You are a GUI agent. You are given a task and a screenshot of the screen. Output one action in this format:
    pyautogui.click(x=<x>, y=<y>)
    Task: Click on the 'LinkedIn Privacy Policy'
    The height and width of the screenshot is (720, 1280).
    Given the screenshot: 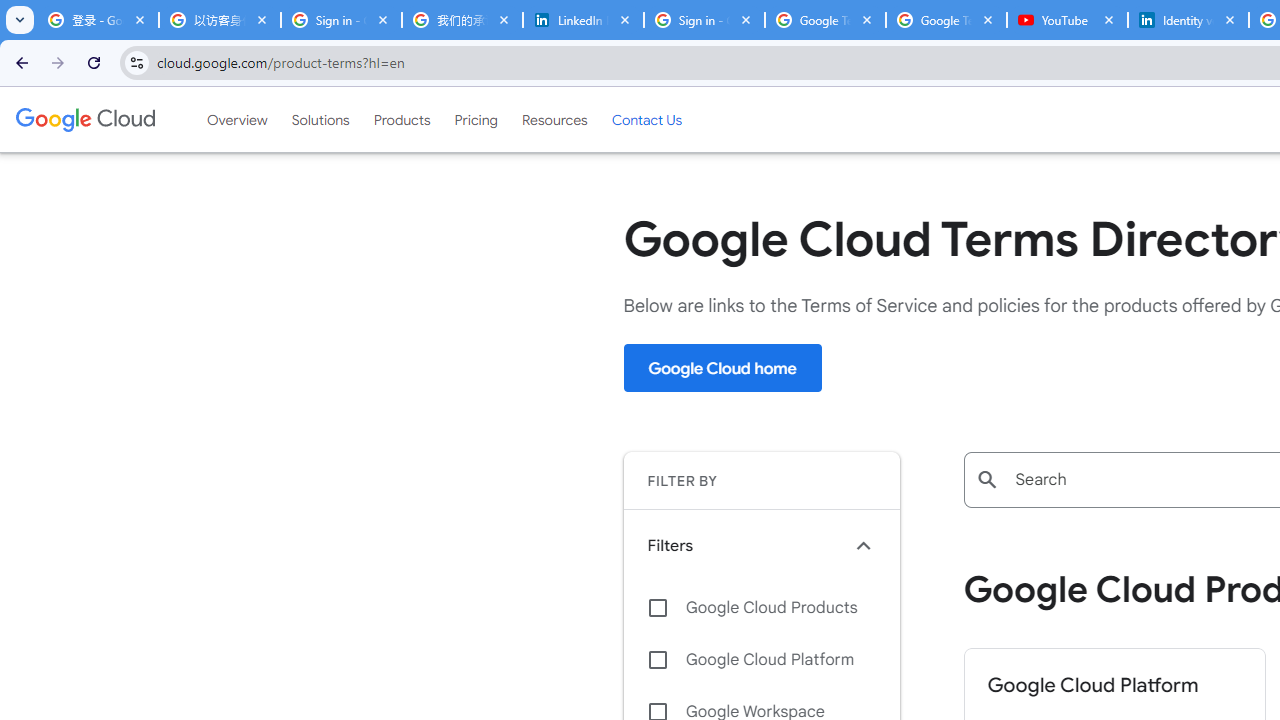 What is the action you would take?
    pyautogui.click(x=582, y=20)
    